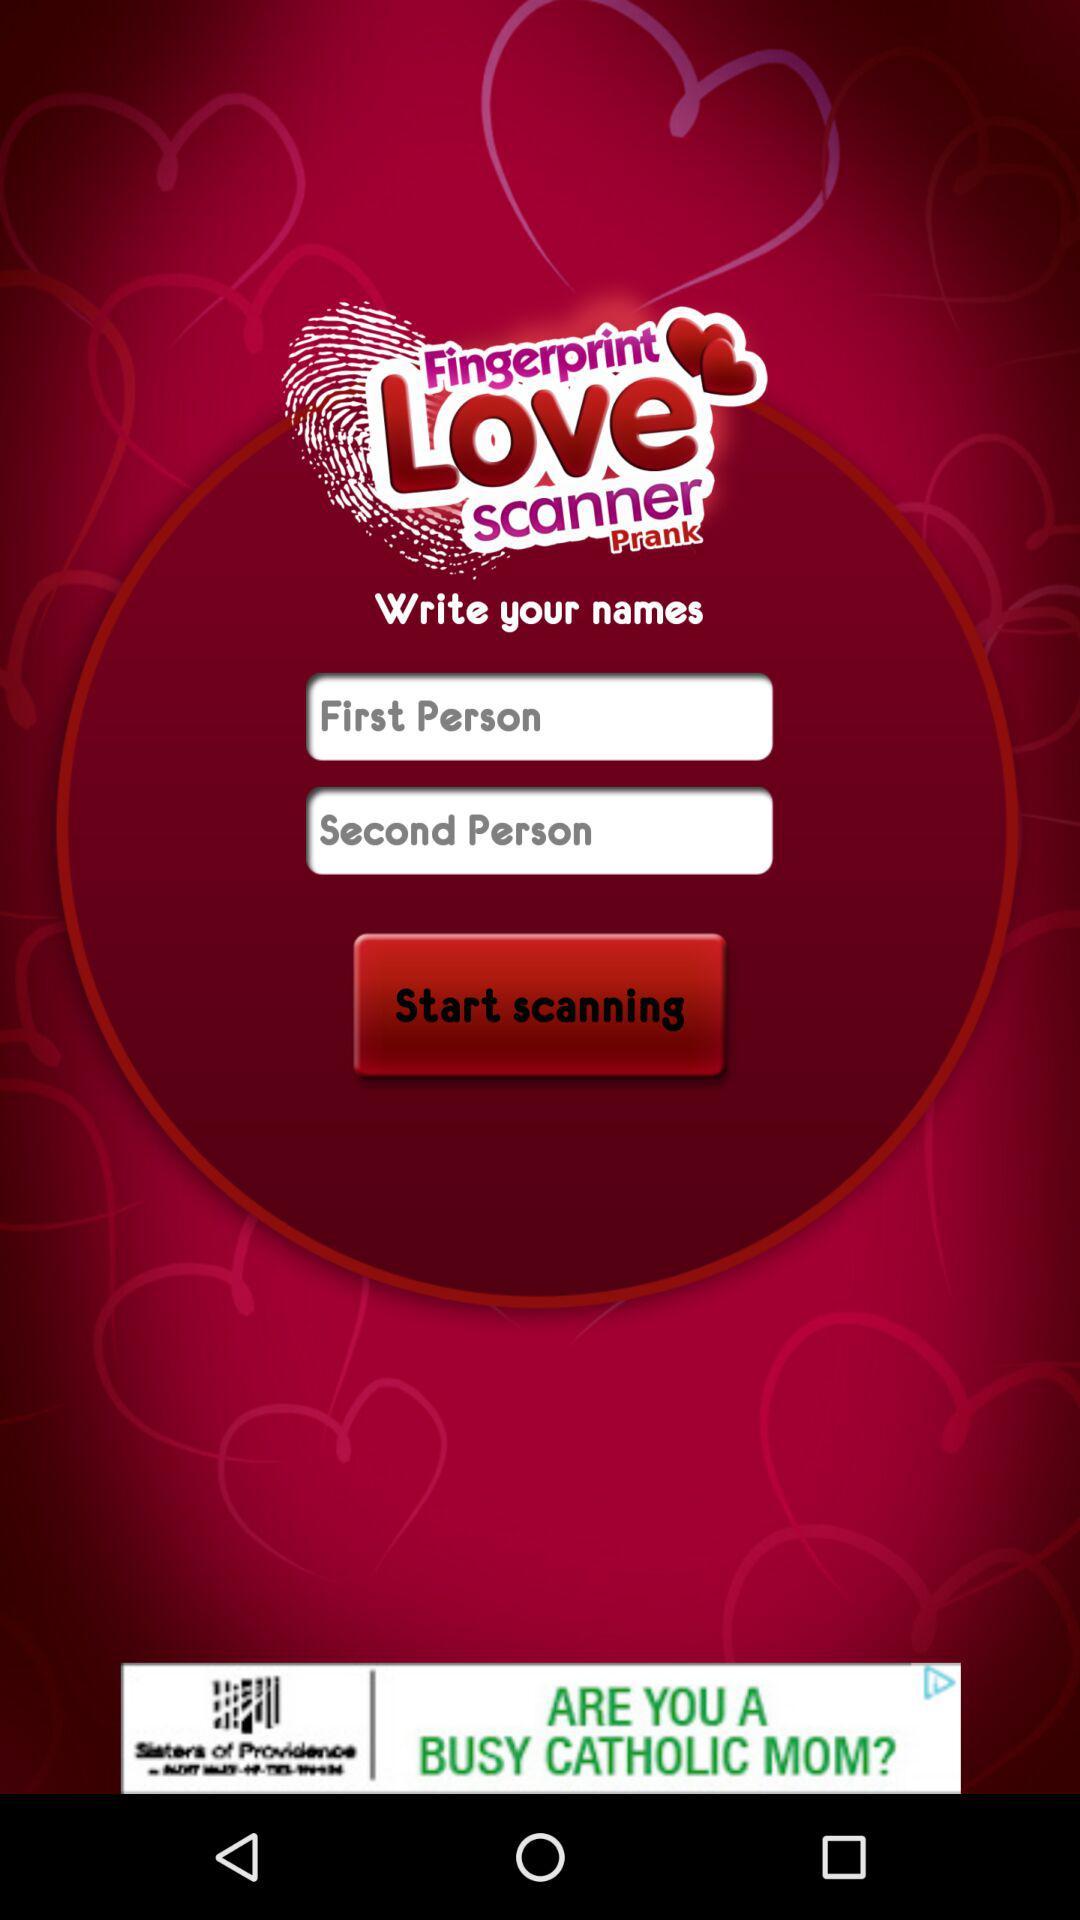 This screenshot has height=1920, width=1080. What do you see at coordinates (538, 716) in the screenshot?
I see `pass word page` at bounding box center [538, 716].